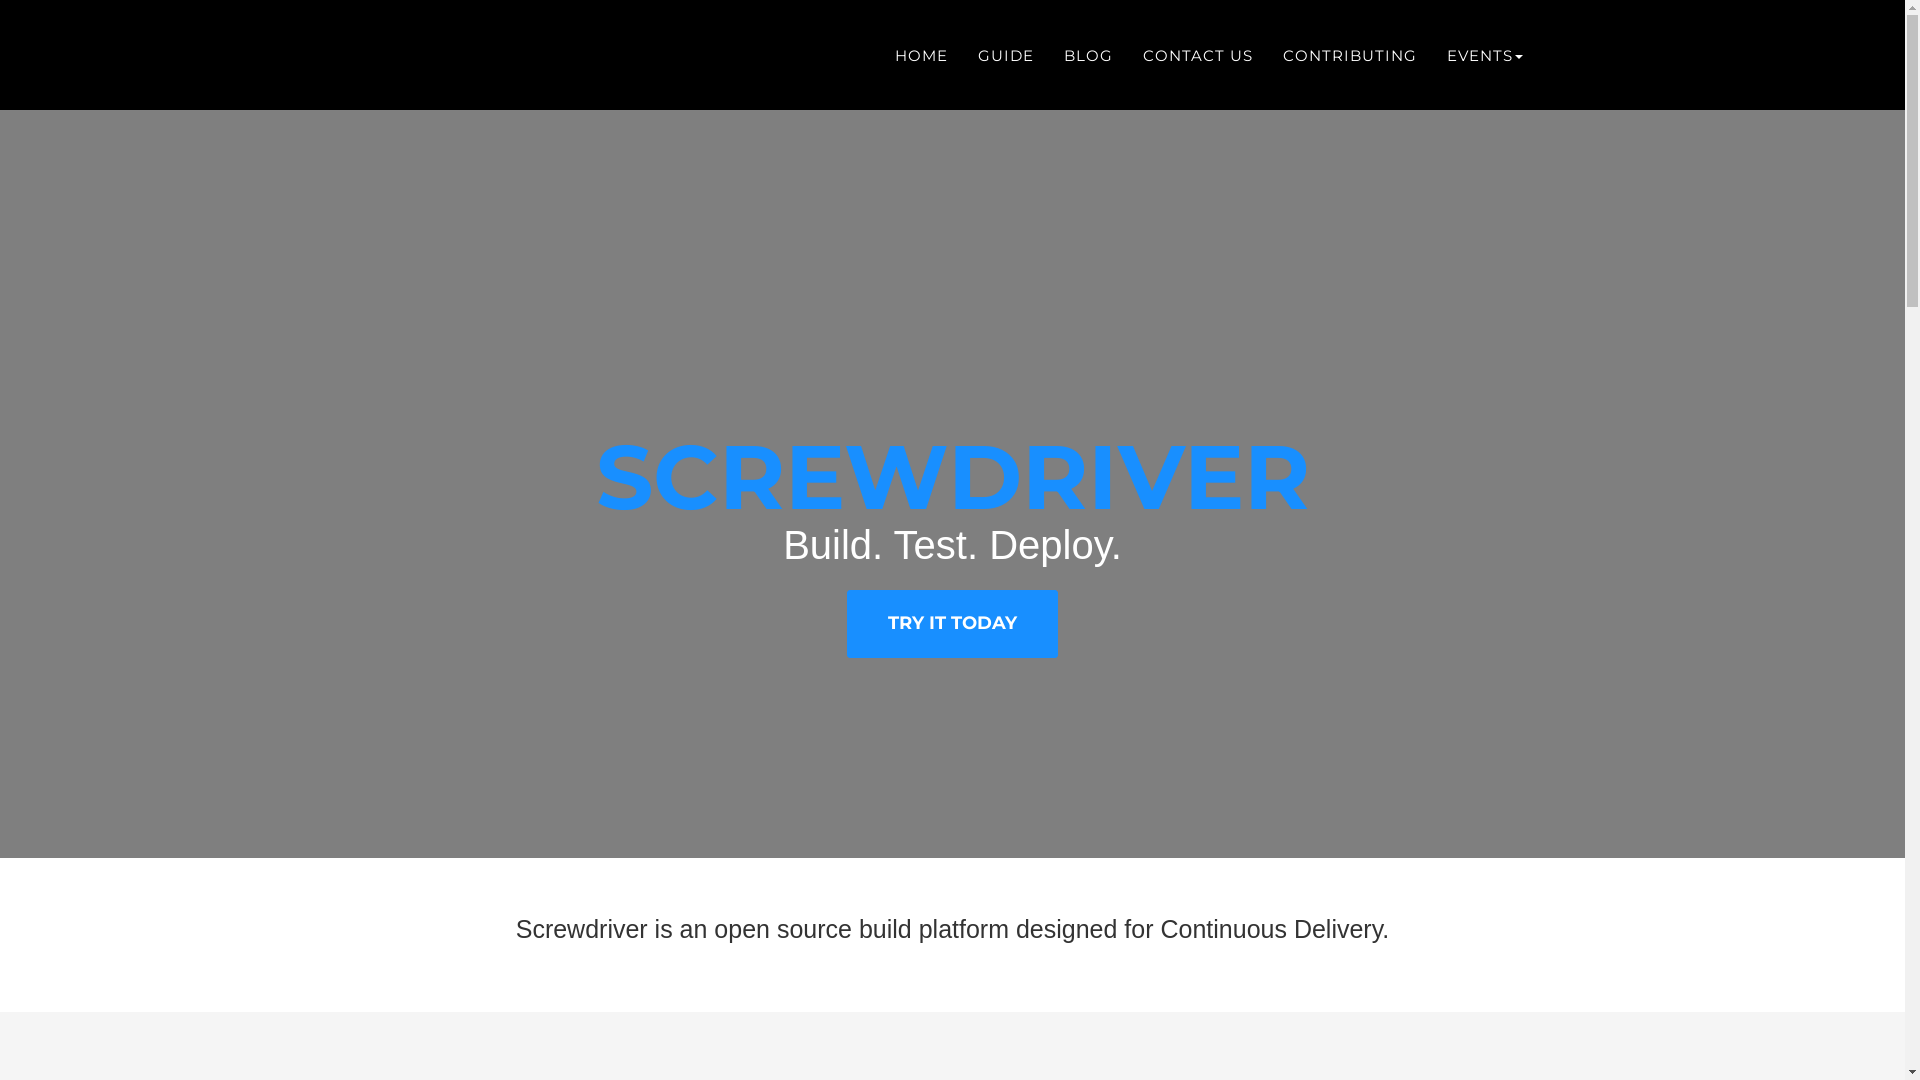 The image size is (1920, 1080). Describe the element at coordinates (1198, 53) in the screenshot. I see `'CONTACT US'` at that location.